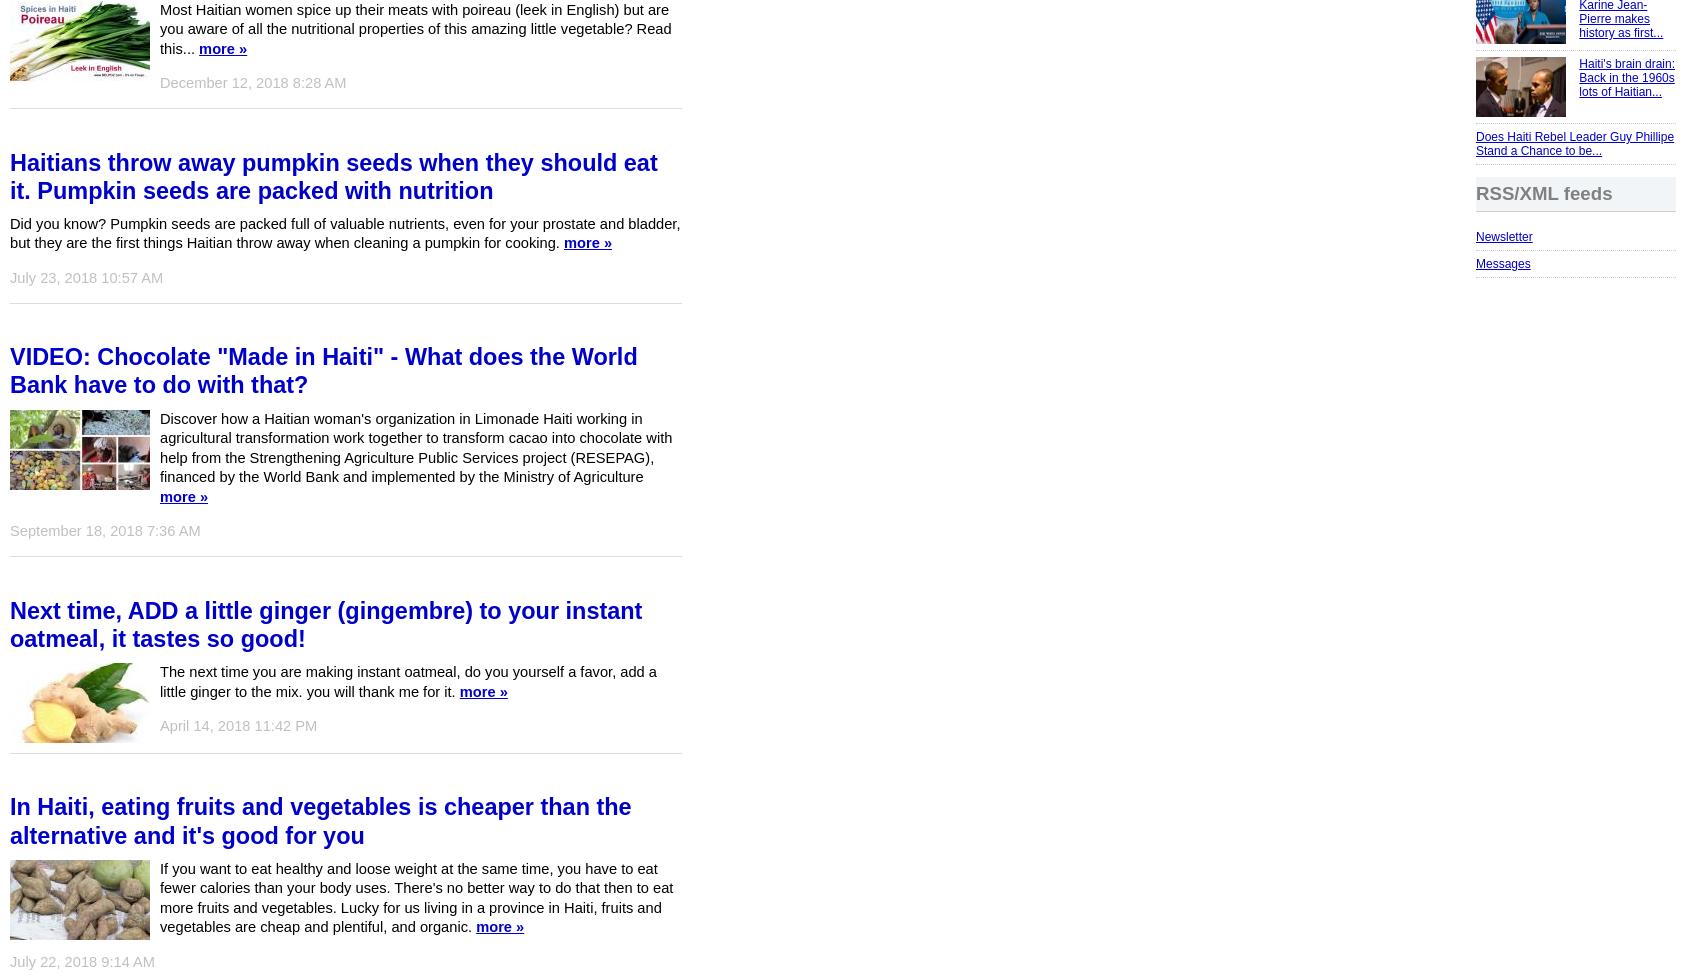 This screenshot has height=980, width=1686. I want to click on 'In Haiti, eating fruits and vegetables is cheaper than the alternative and it's good for you', so click(319, 821).